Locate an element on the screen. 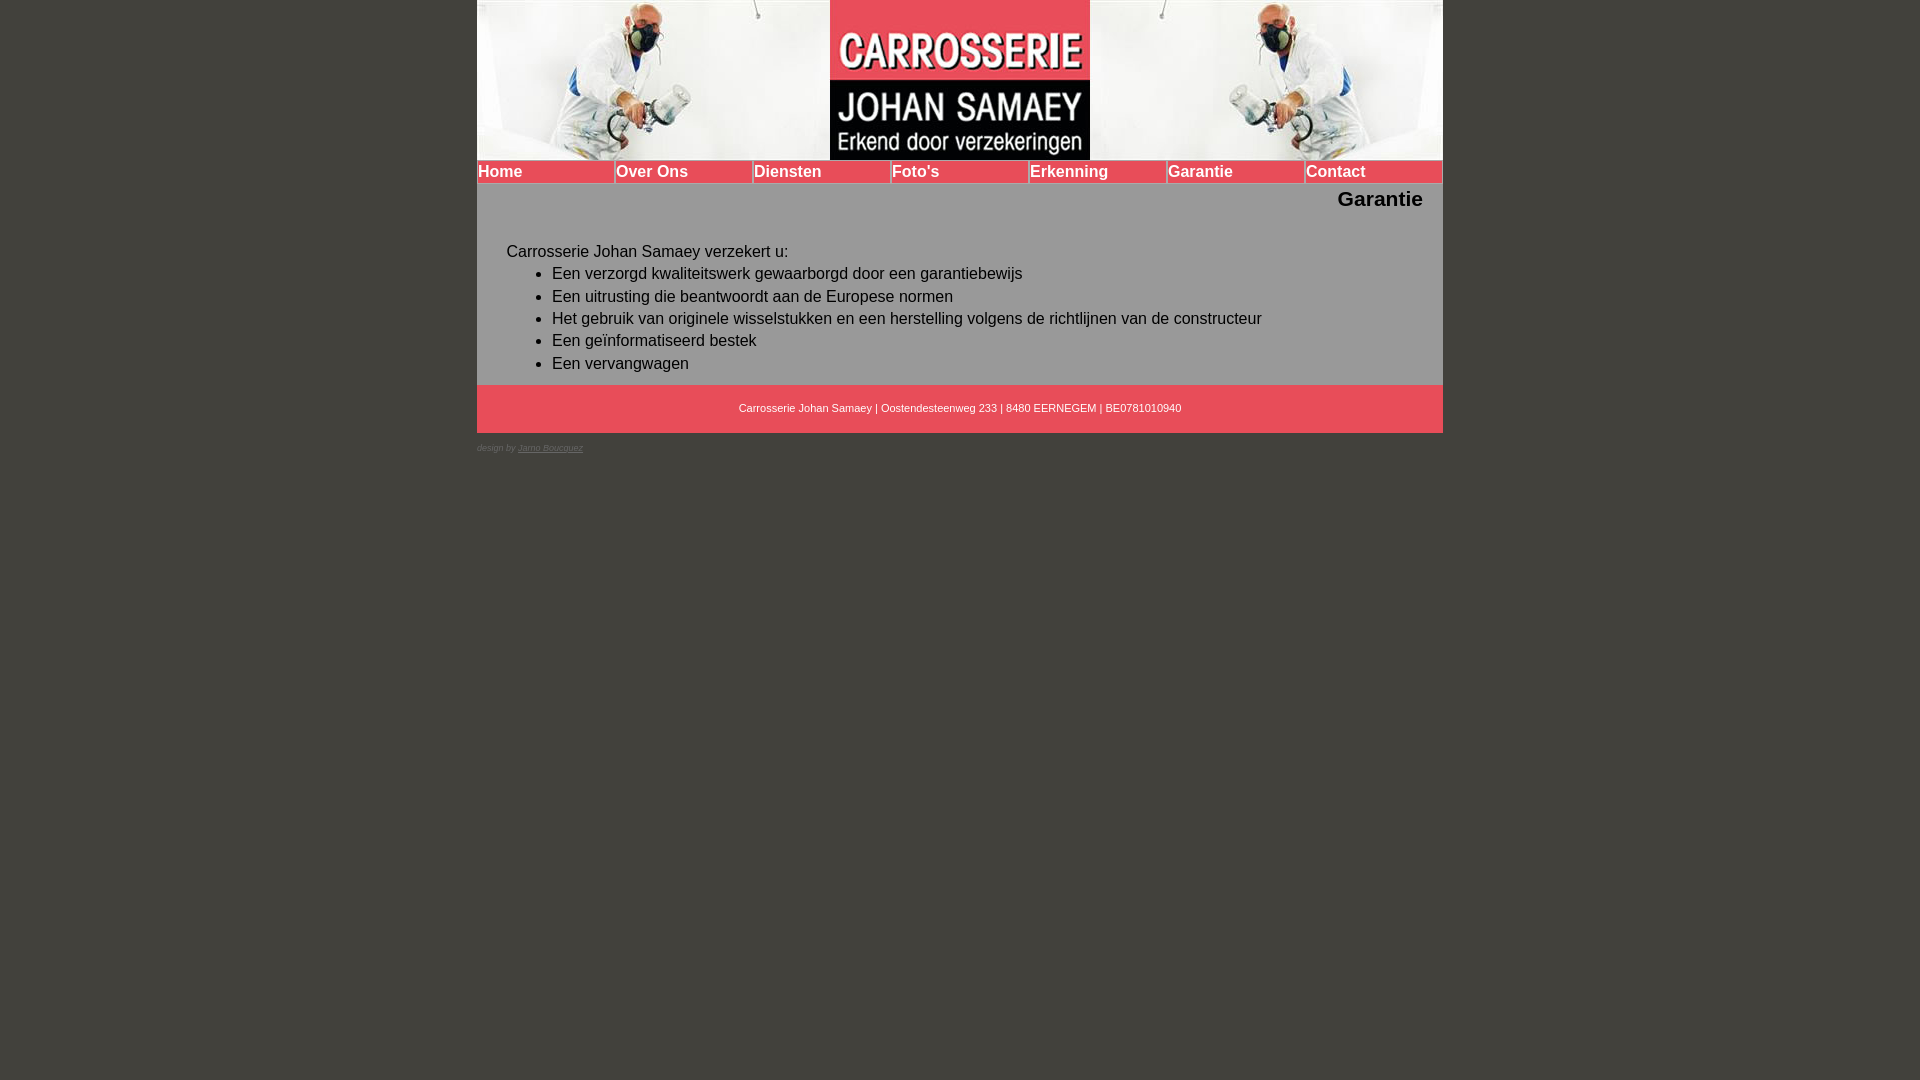 The width and height of the screenshot is (1920, 1080). 'Erkenning' is located at coordinates (1097, 171).